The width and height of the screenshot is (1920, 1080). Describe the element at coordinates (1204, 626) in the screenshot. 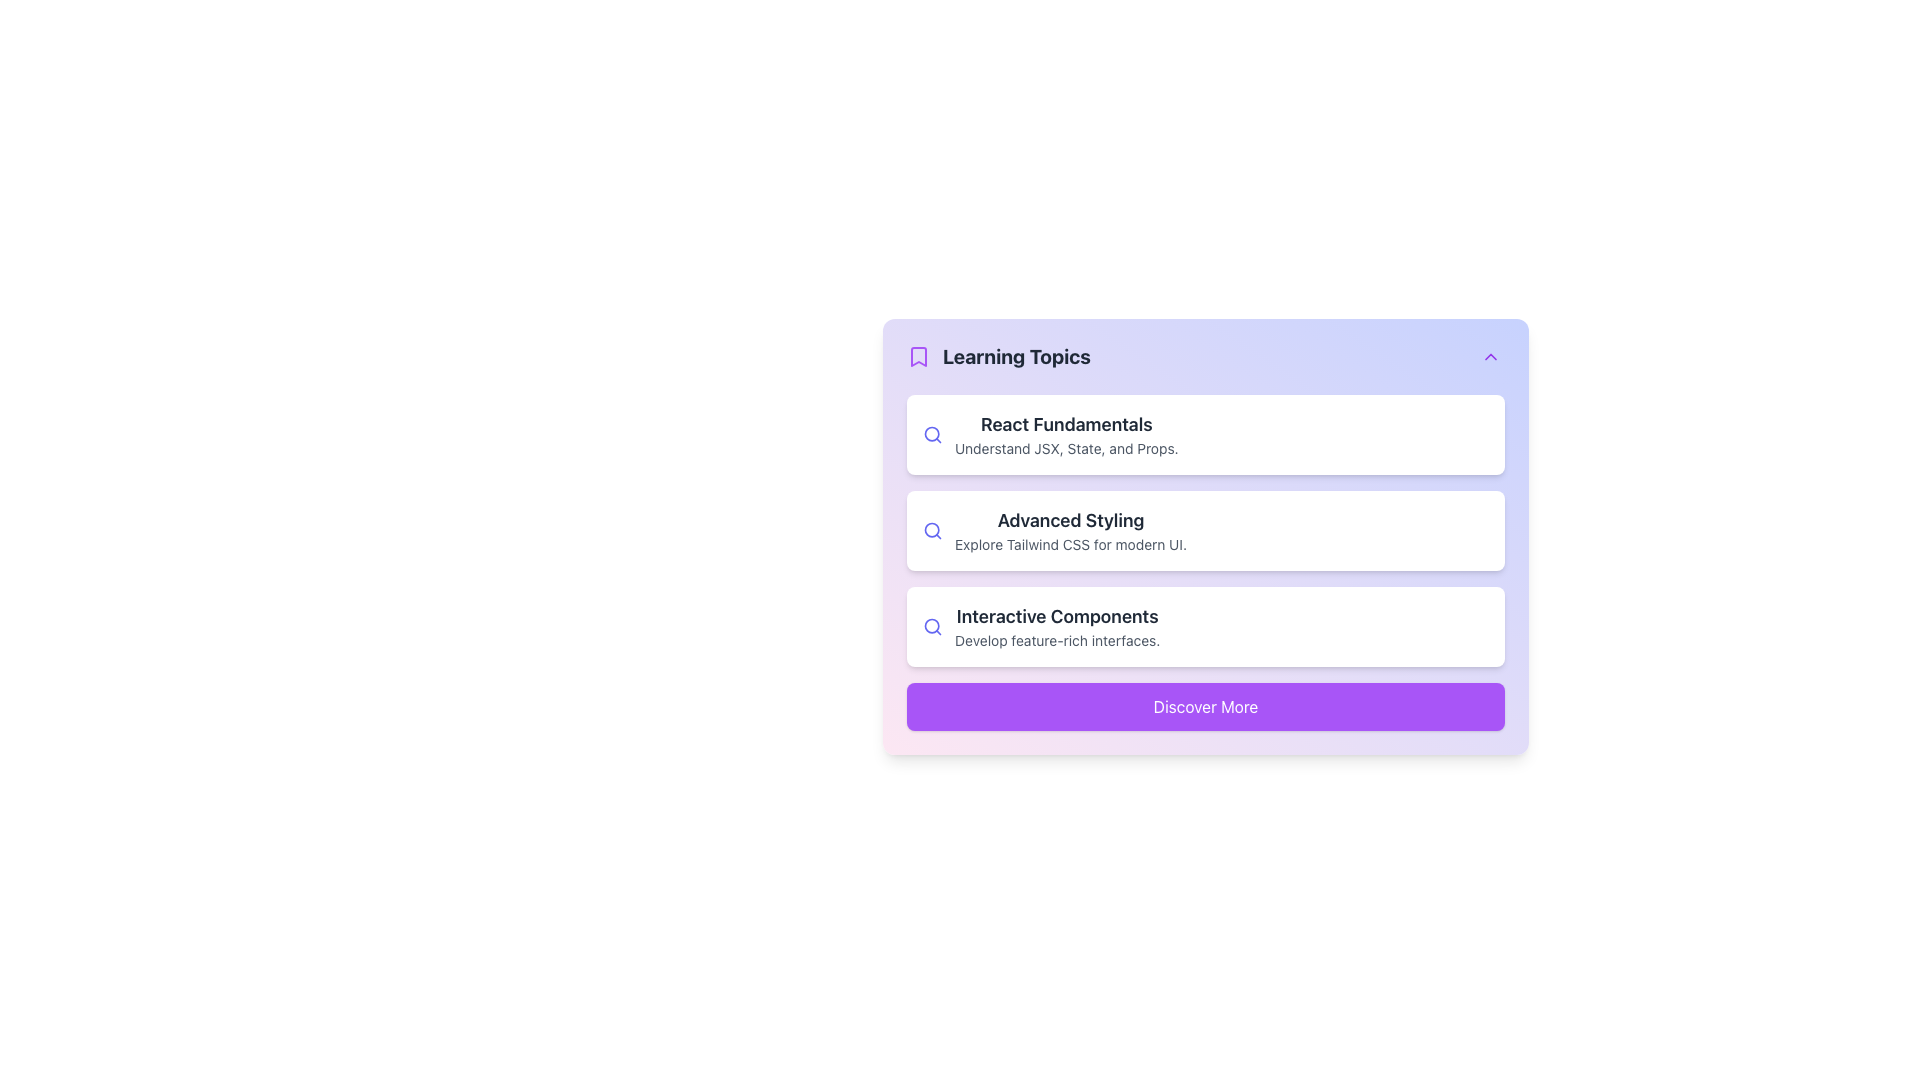

I see `the Informational card that is the third item in a vertical list, positioned below the 'Advanced Styling' card and above the 'Discover More' button` at that location.